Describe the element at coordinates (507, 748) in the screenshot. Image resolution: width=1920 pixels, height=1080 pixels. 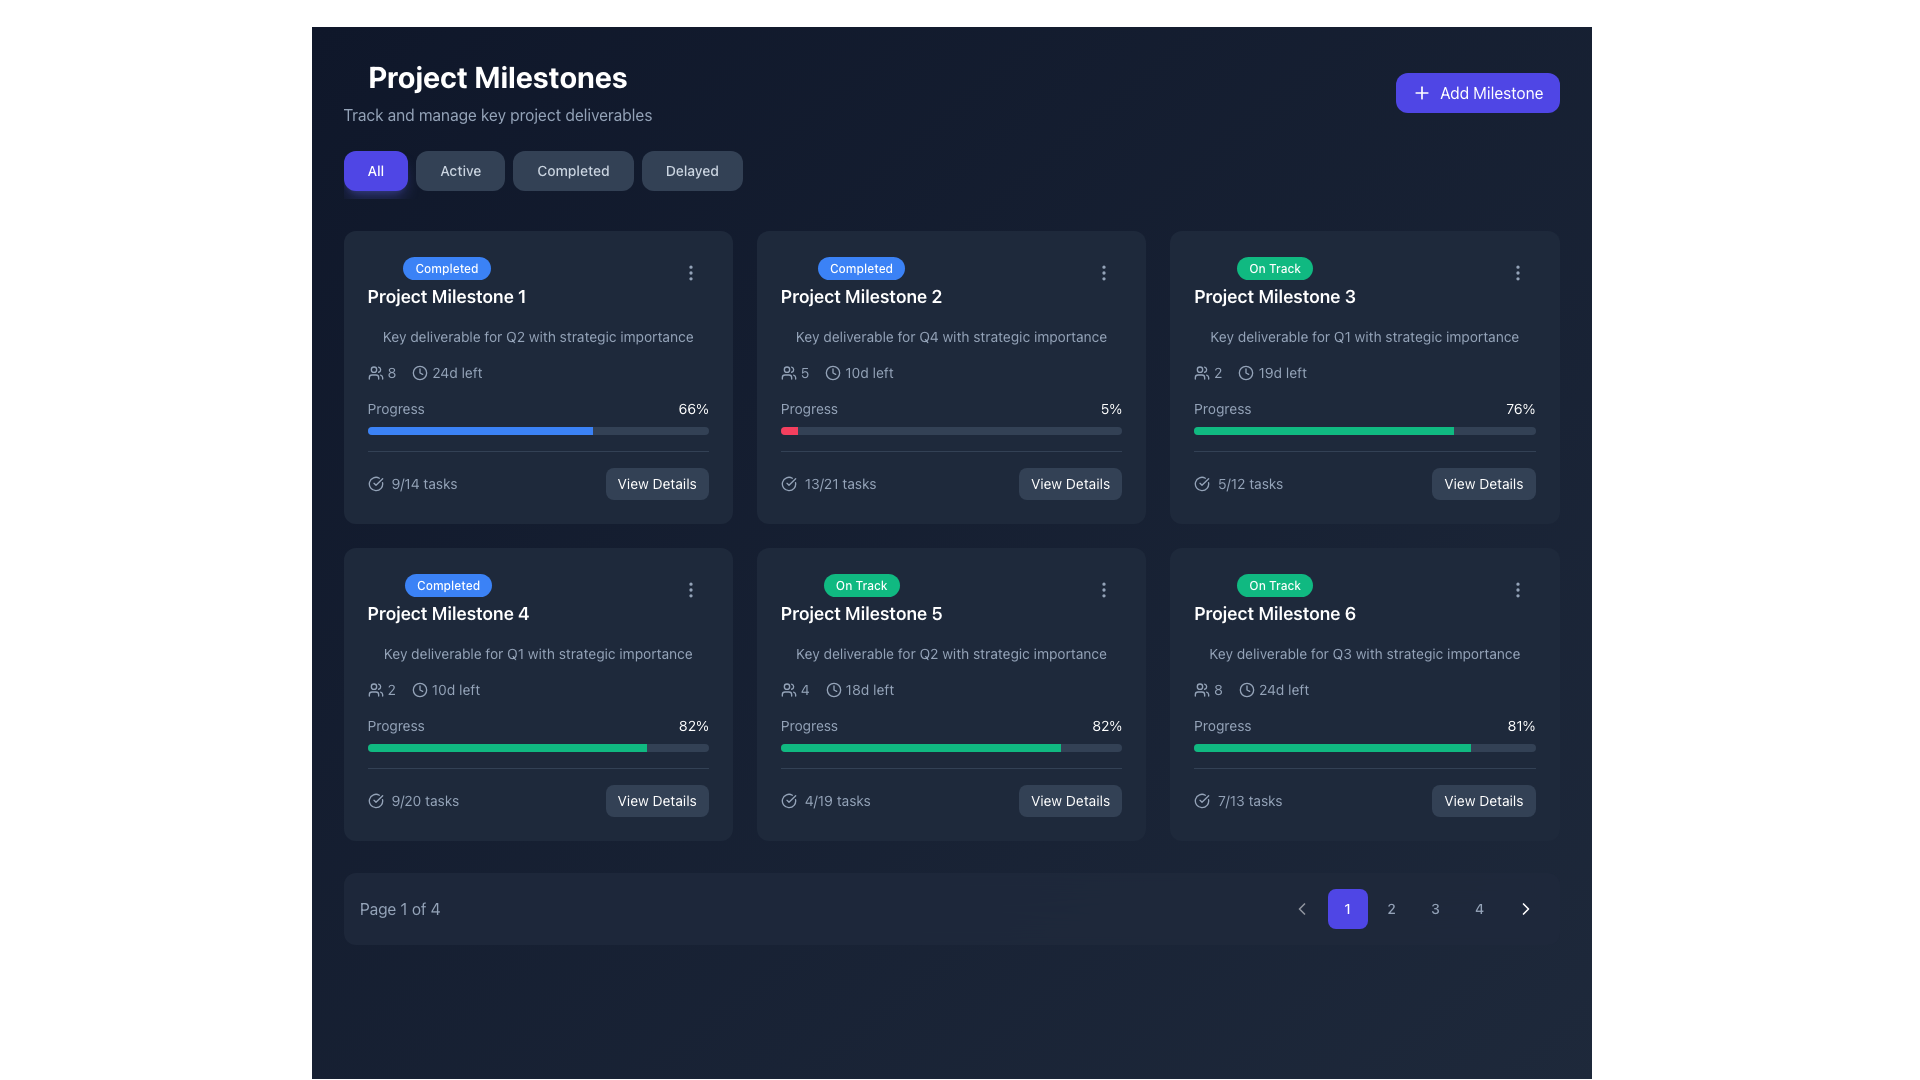
I see `the progress bar segment representing 82% completion within the 'Project Milestone 4' card under the 'Progress' section` at that location.